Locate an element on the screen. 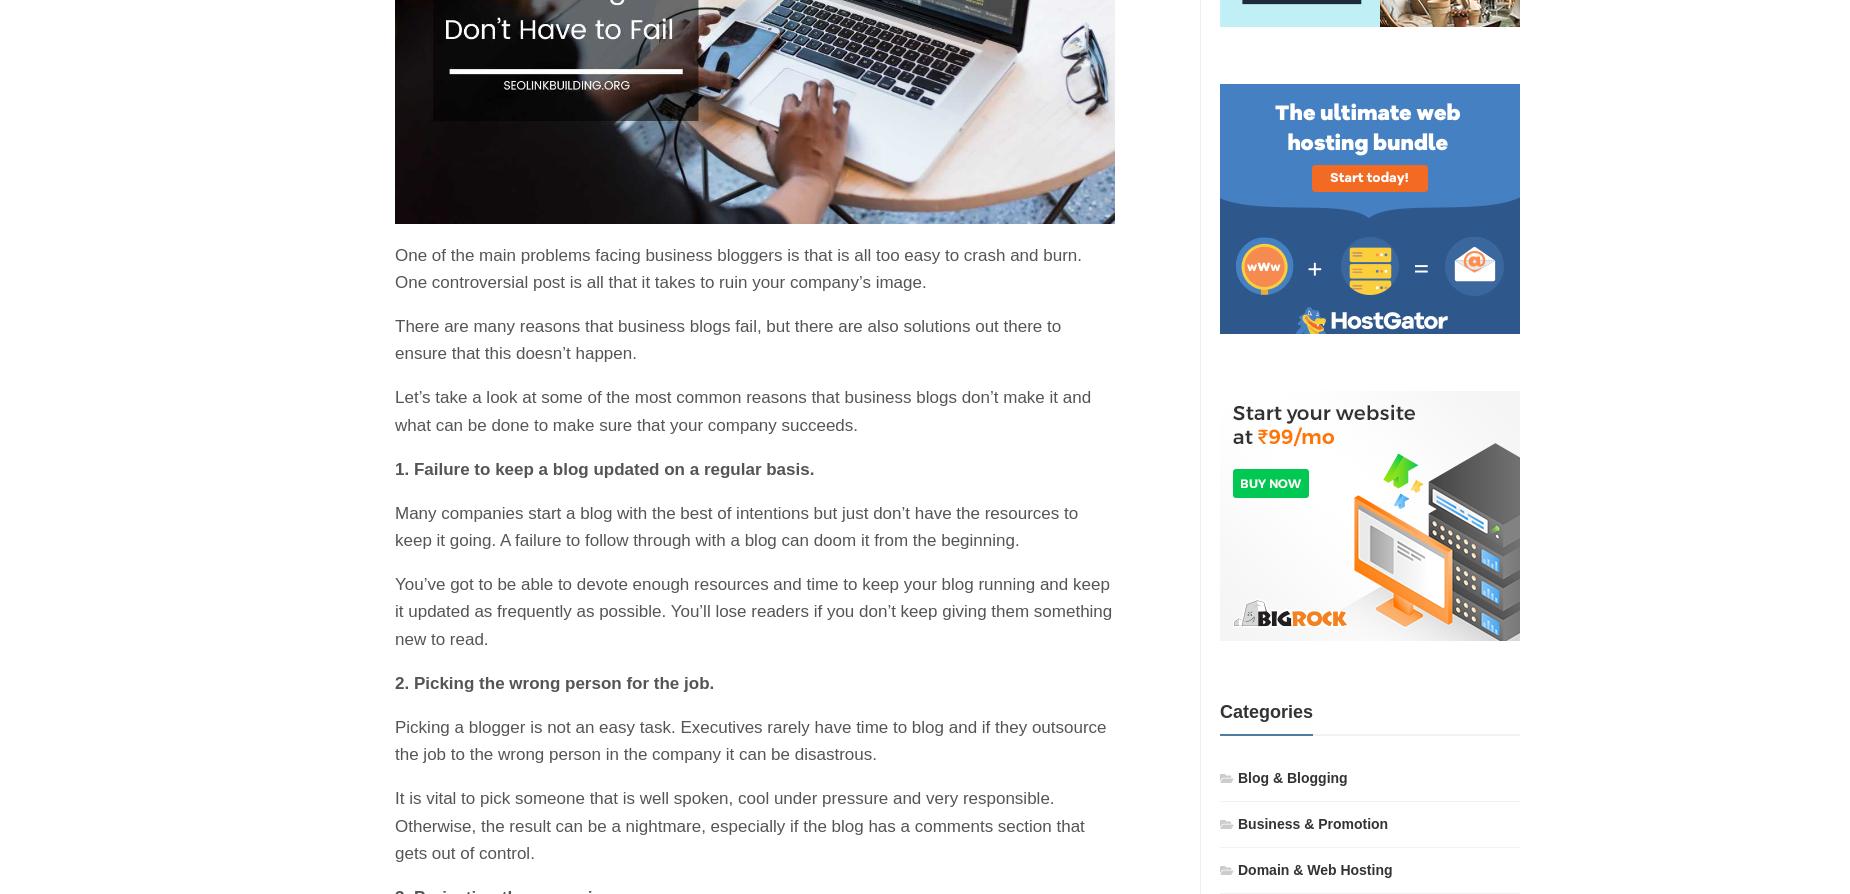  'Categories' is located at coordinates (1265, 709).